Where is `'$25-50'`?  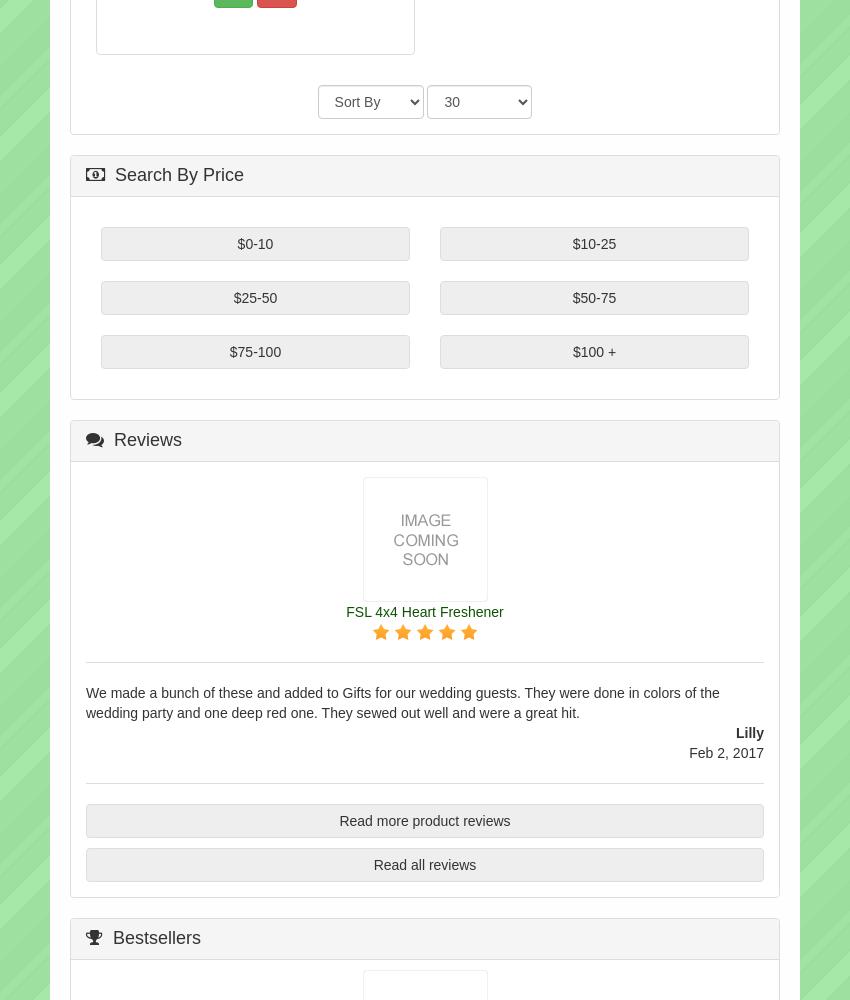
'$25-50' is located at coordinates (232, 298).